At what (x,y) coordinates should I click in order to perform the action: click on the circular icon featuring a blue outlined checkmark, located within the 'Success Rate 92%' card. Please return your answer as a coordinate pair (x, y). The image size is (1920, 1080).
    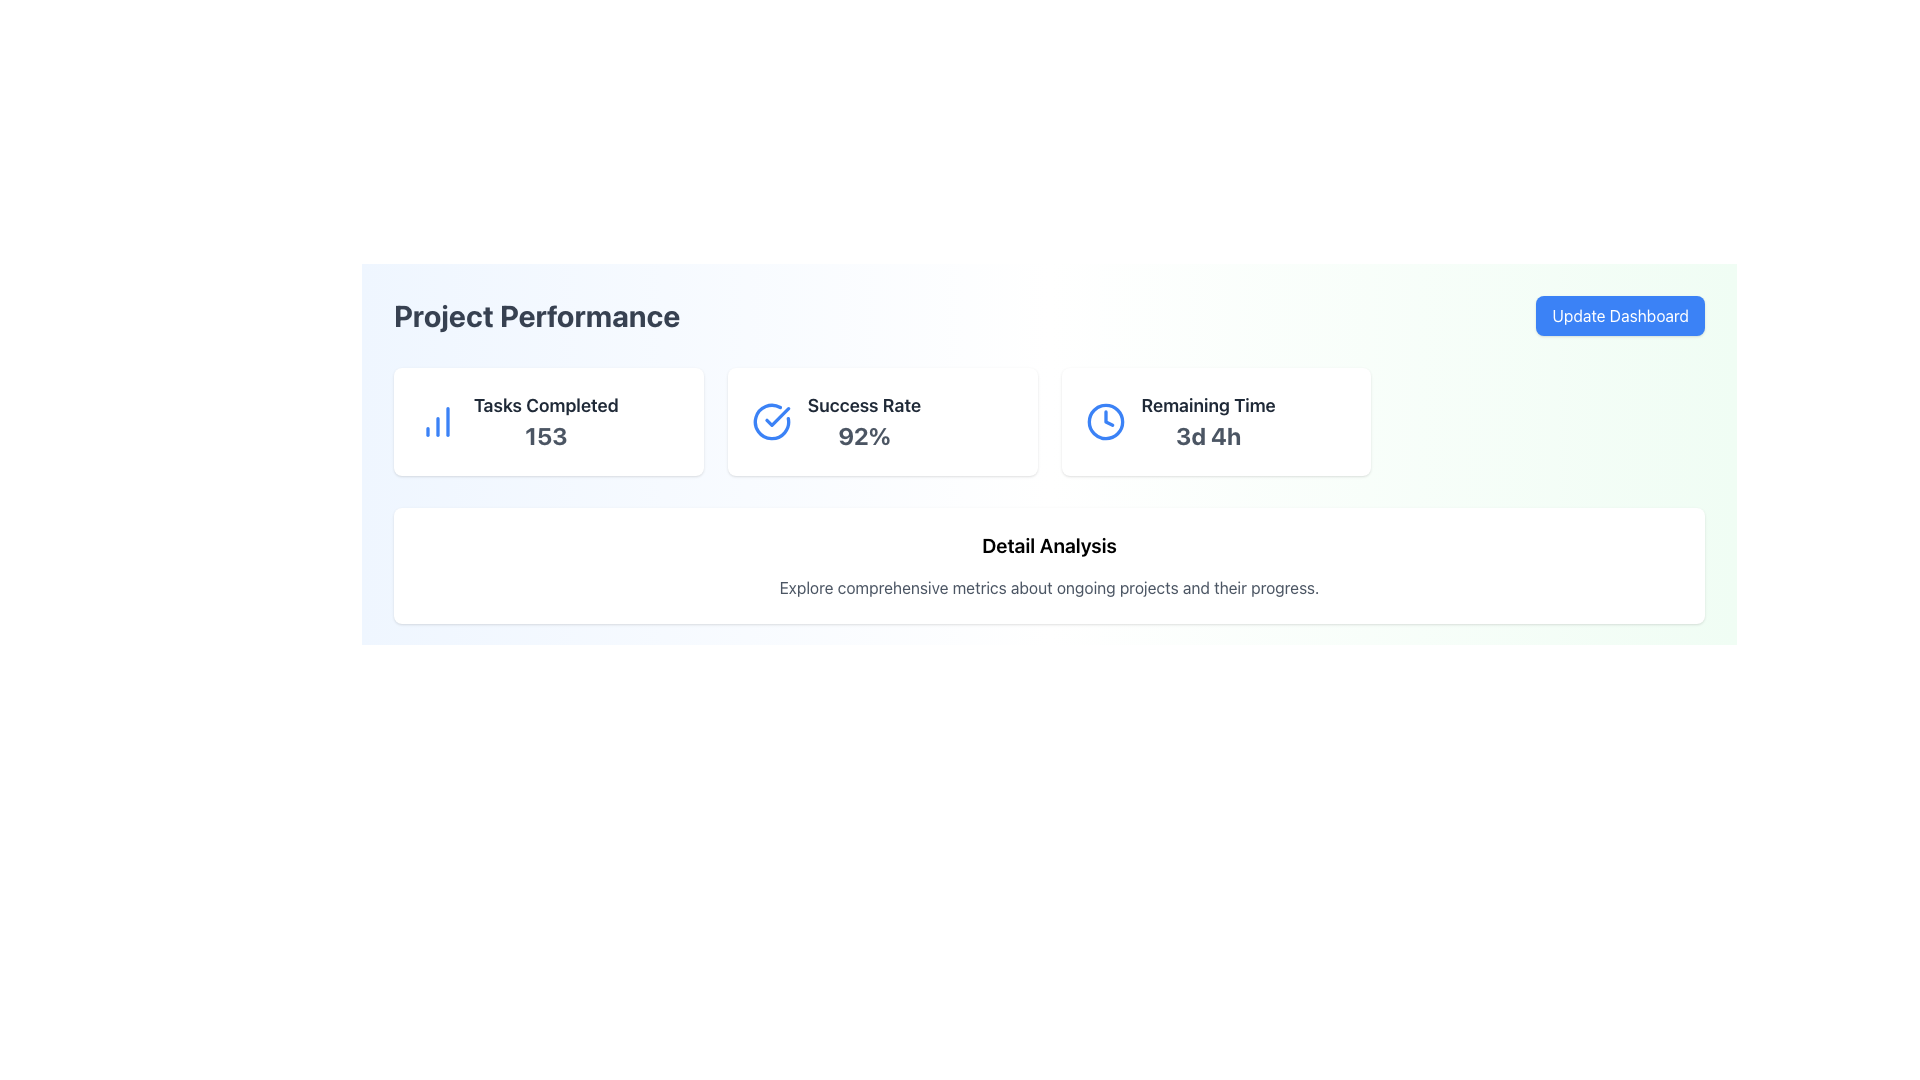
    Looking at the image, I should click on (770, 420).